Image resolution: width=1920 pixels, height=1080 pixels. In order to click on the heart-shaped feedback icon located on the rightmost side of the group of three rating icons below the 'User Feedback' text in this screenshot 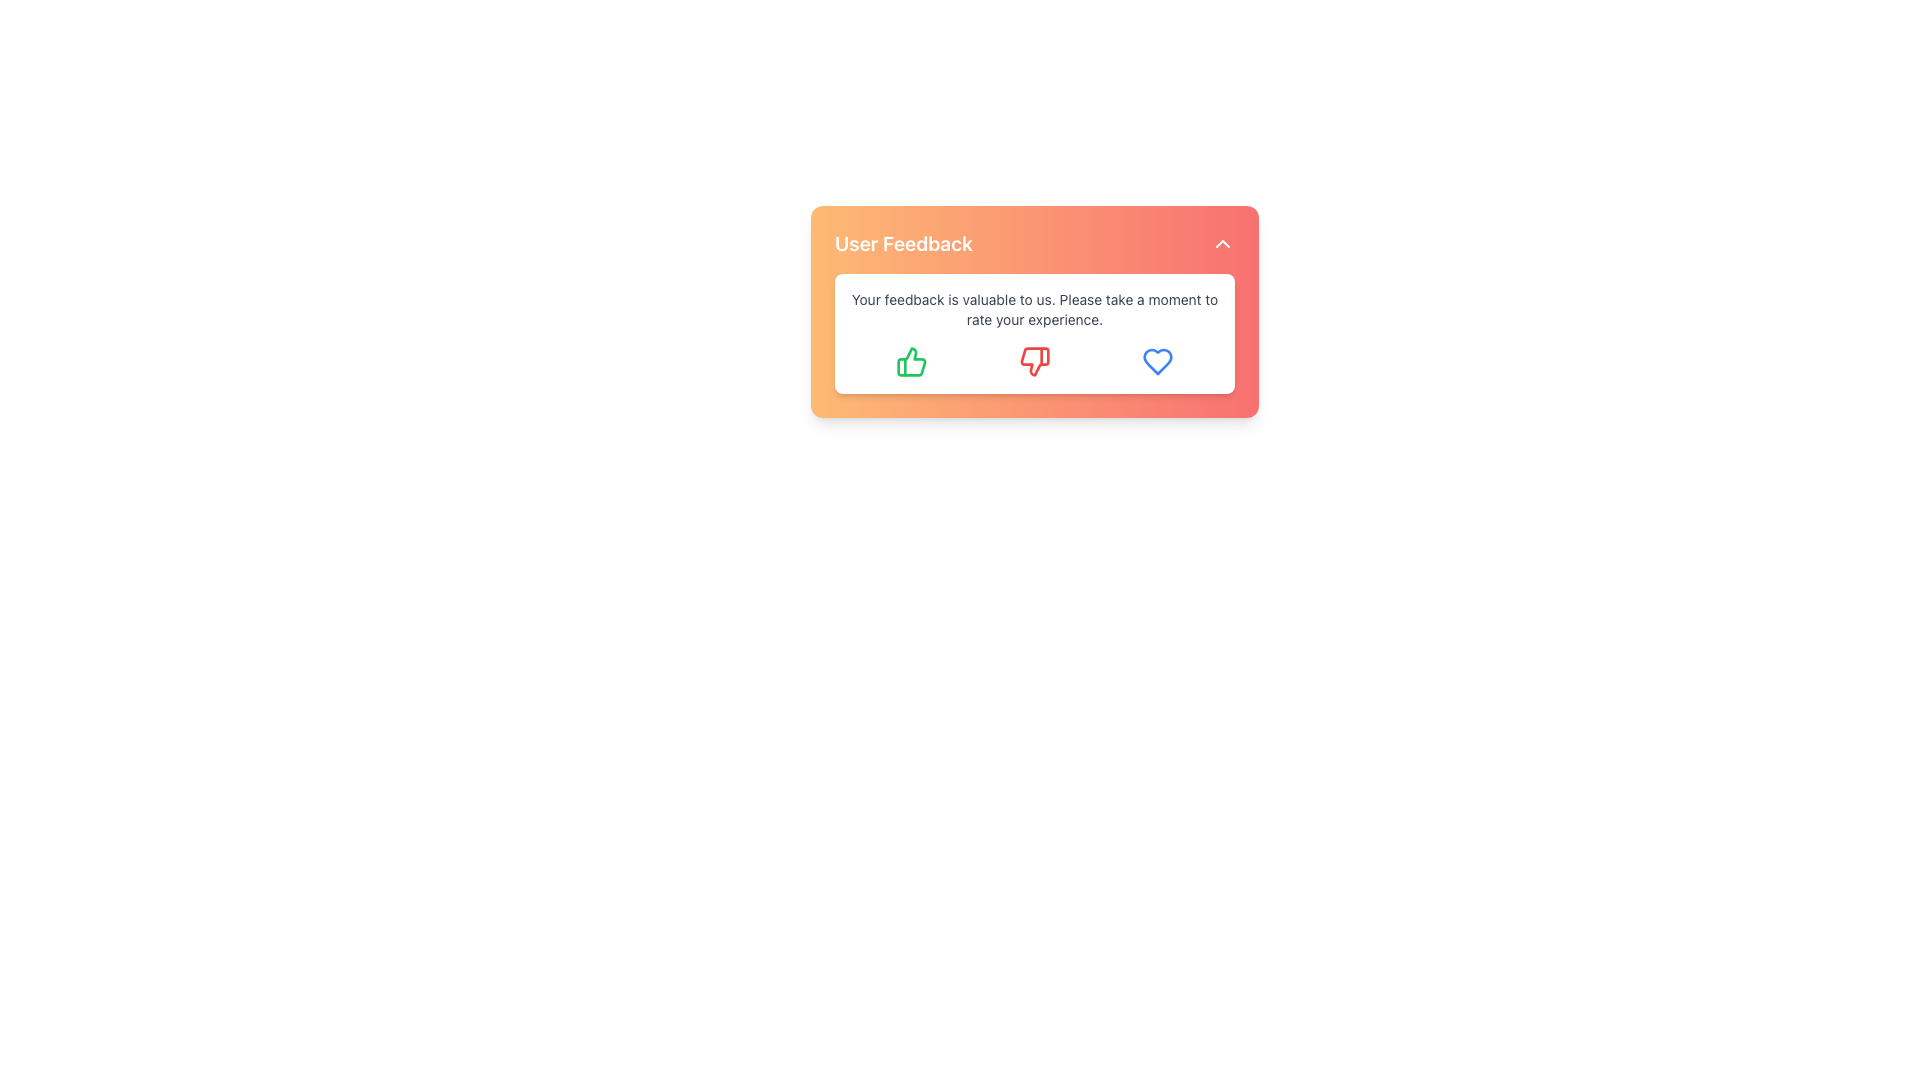, I will do `click(1157, 362)`.